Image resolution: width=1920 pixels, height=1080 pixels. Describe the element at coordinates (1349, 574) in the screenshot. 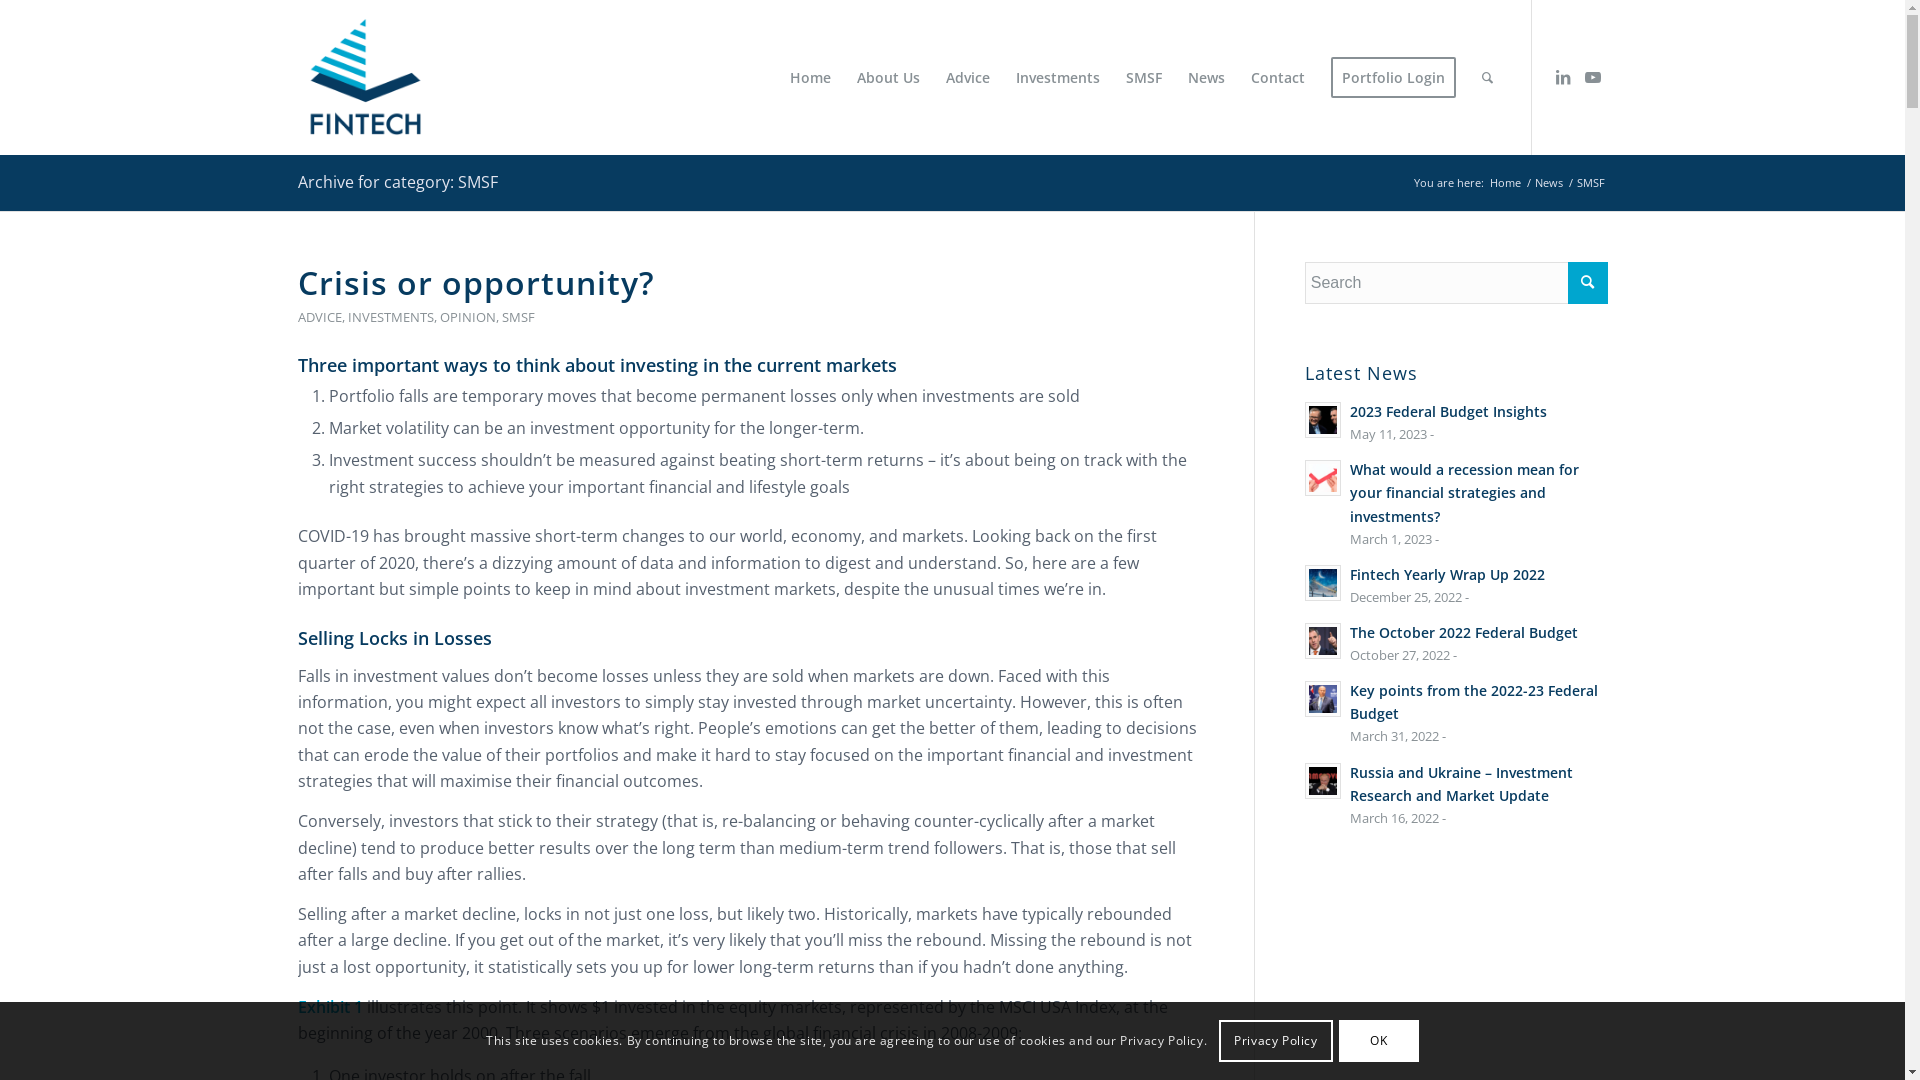

I see `'Fintech Yearly Wrap Up 2022'` at that location.